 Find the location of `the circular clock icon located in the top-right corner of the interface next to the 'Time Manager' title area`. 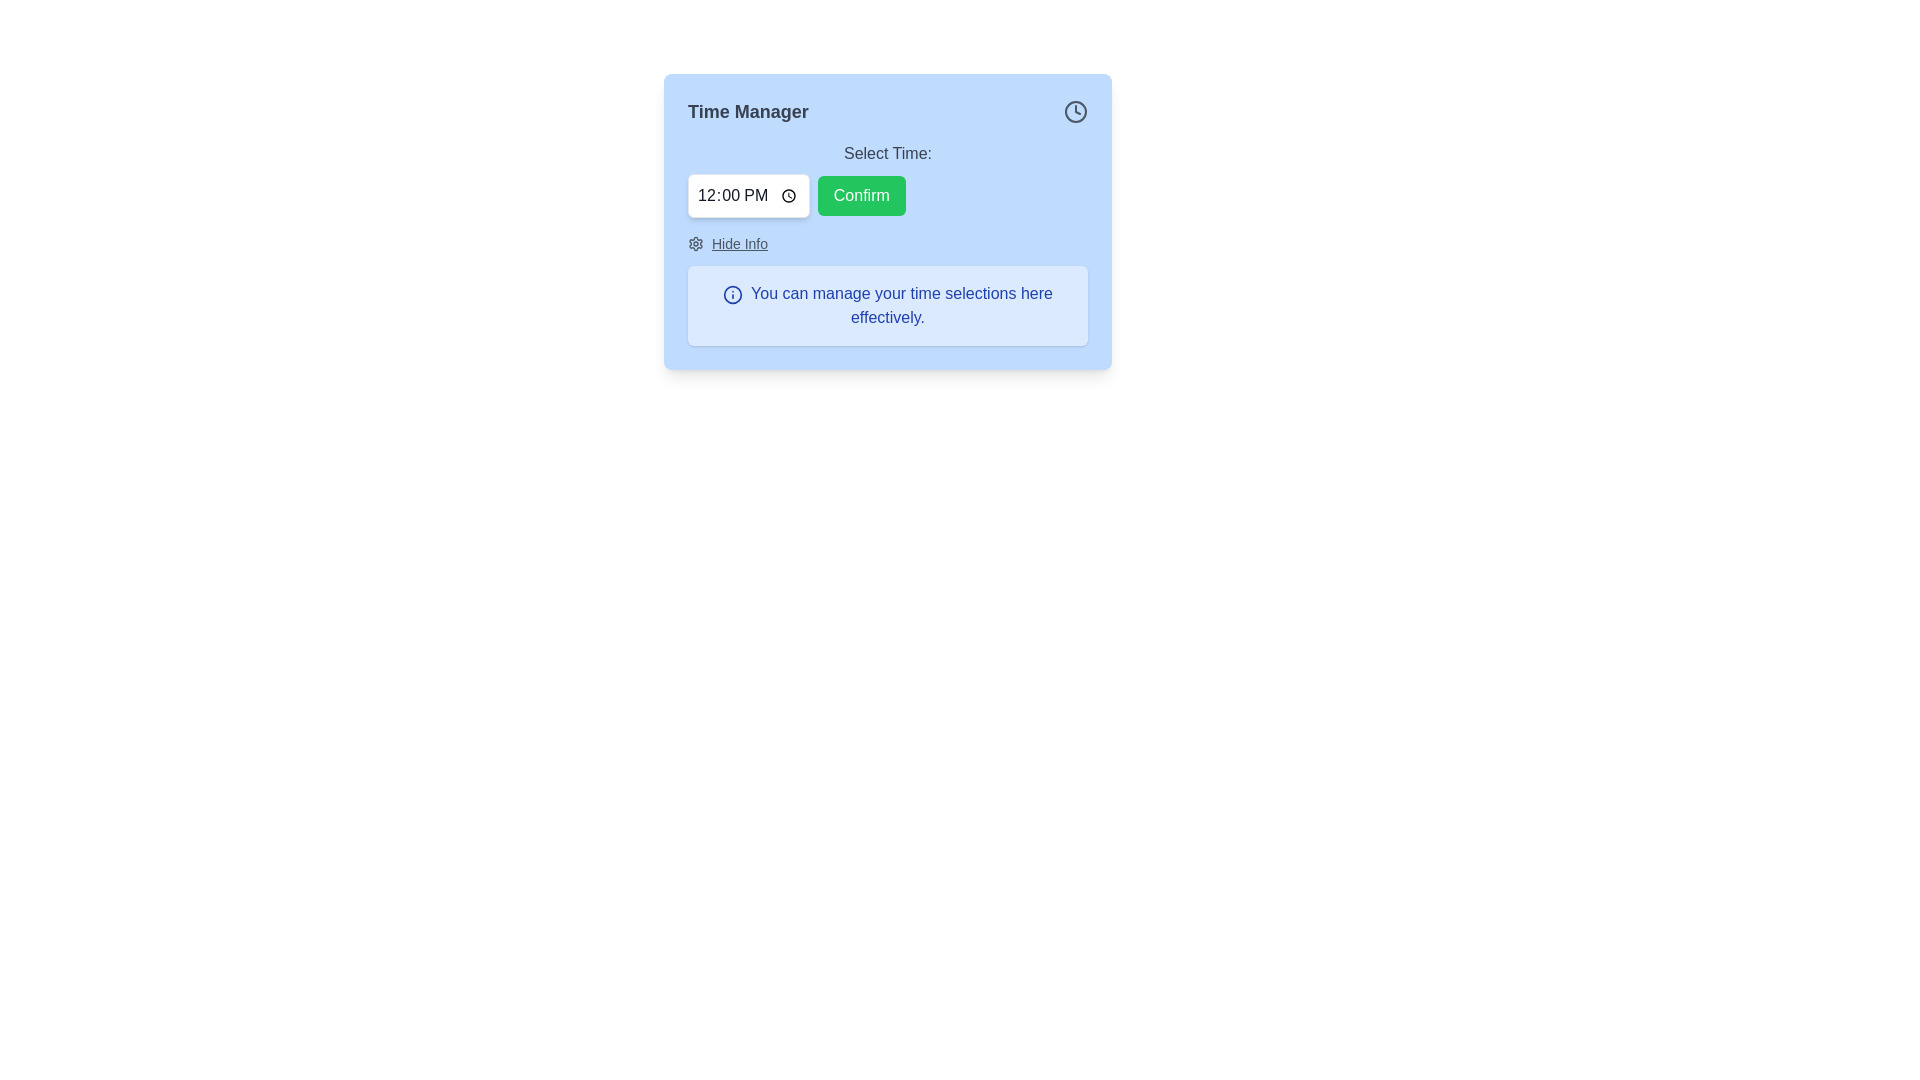

the circular clock icon located in the top-right corner of the interface next to the 'Time Manager' title area is located at coordinates (1074, 111).